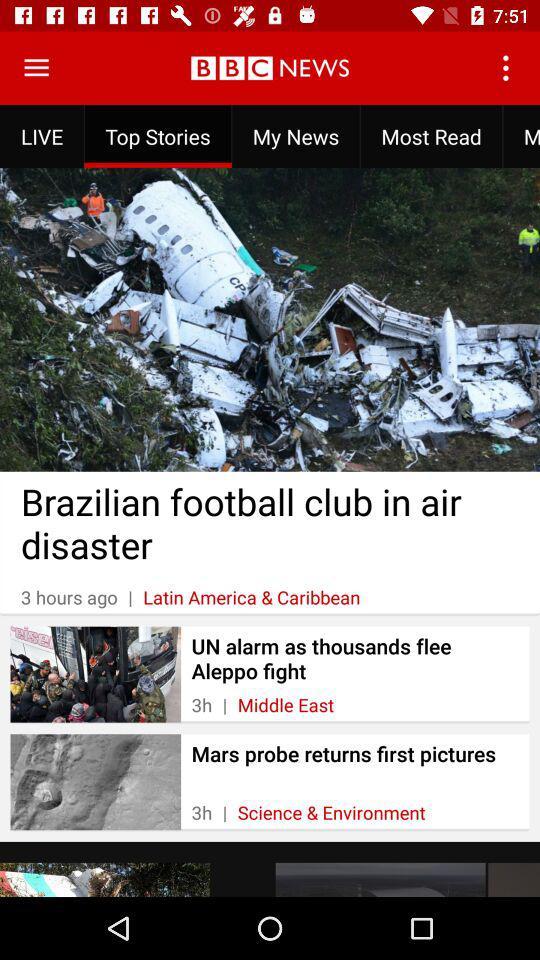 Image resolution: width=540 pixels, height=960 pixels. I want to click on the item to the right of my news item, so click(508, 68).